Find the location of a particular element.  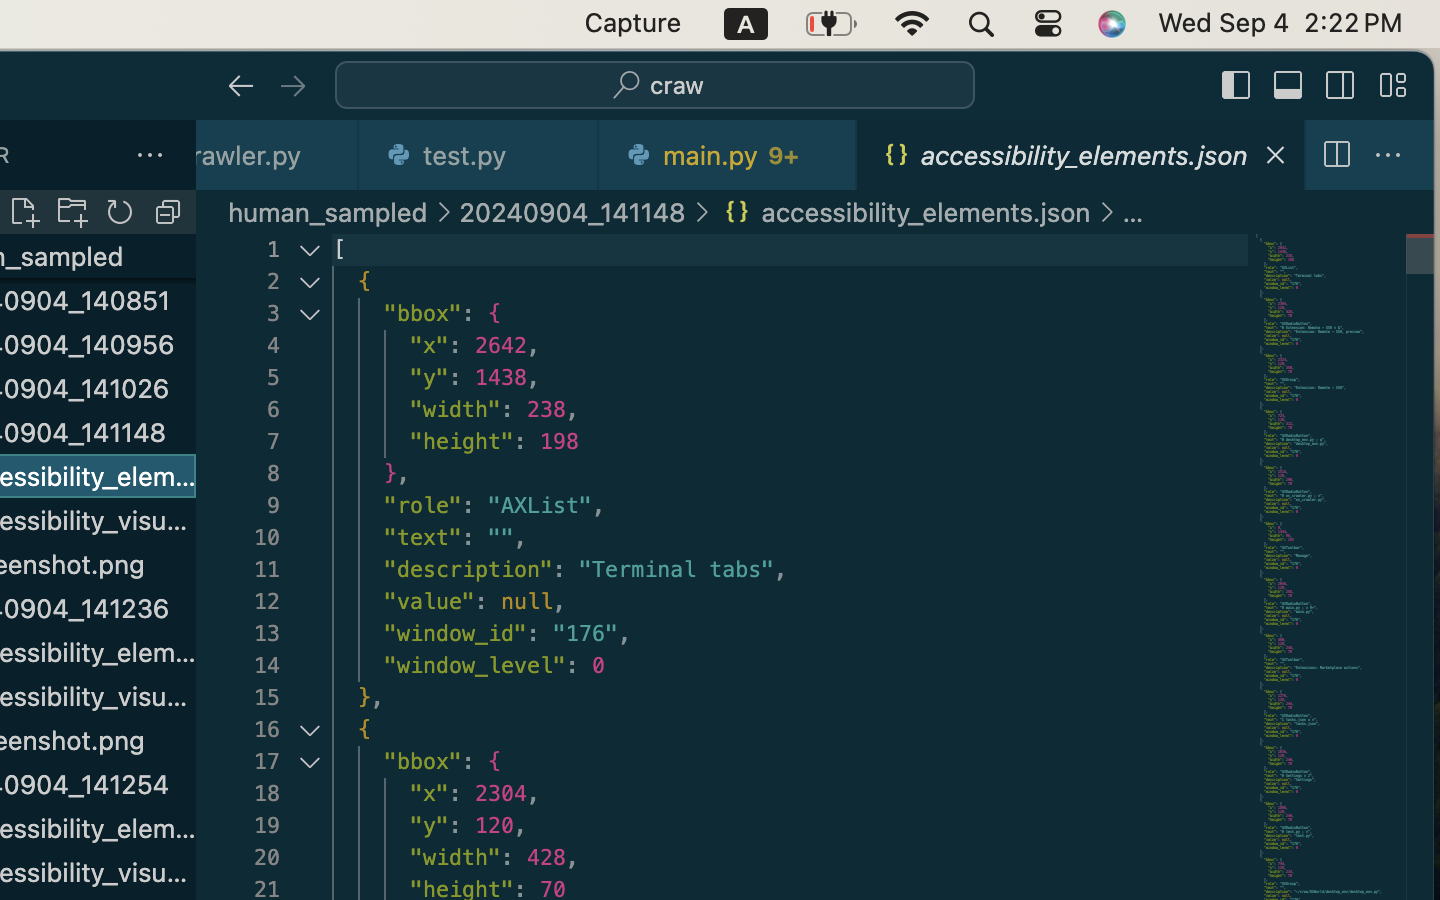

'' is located at coordinates (240, 85).